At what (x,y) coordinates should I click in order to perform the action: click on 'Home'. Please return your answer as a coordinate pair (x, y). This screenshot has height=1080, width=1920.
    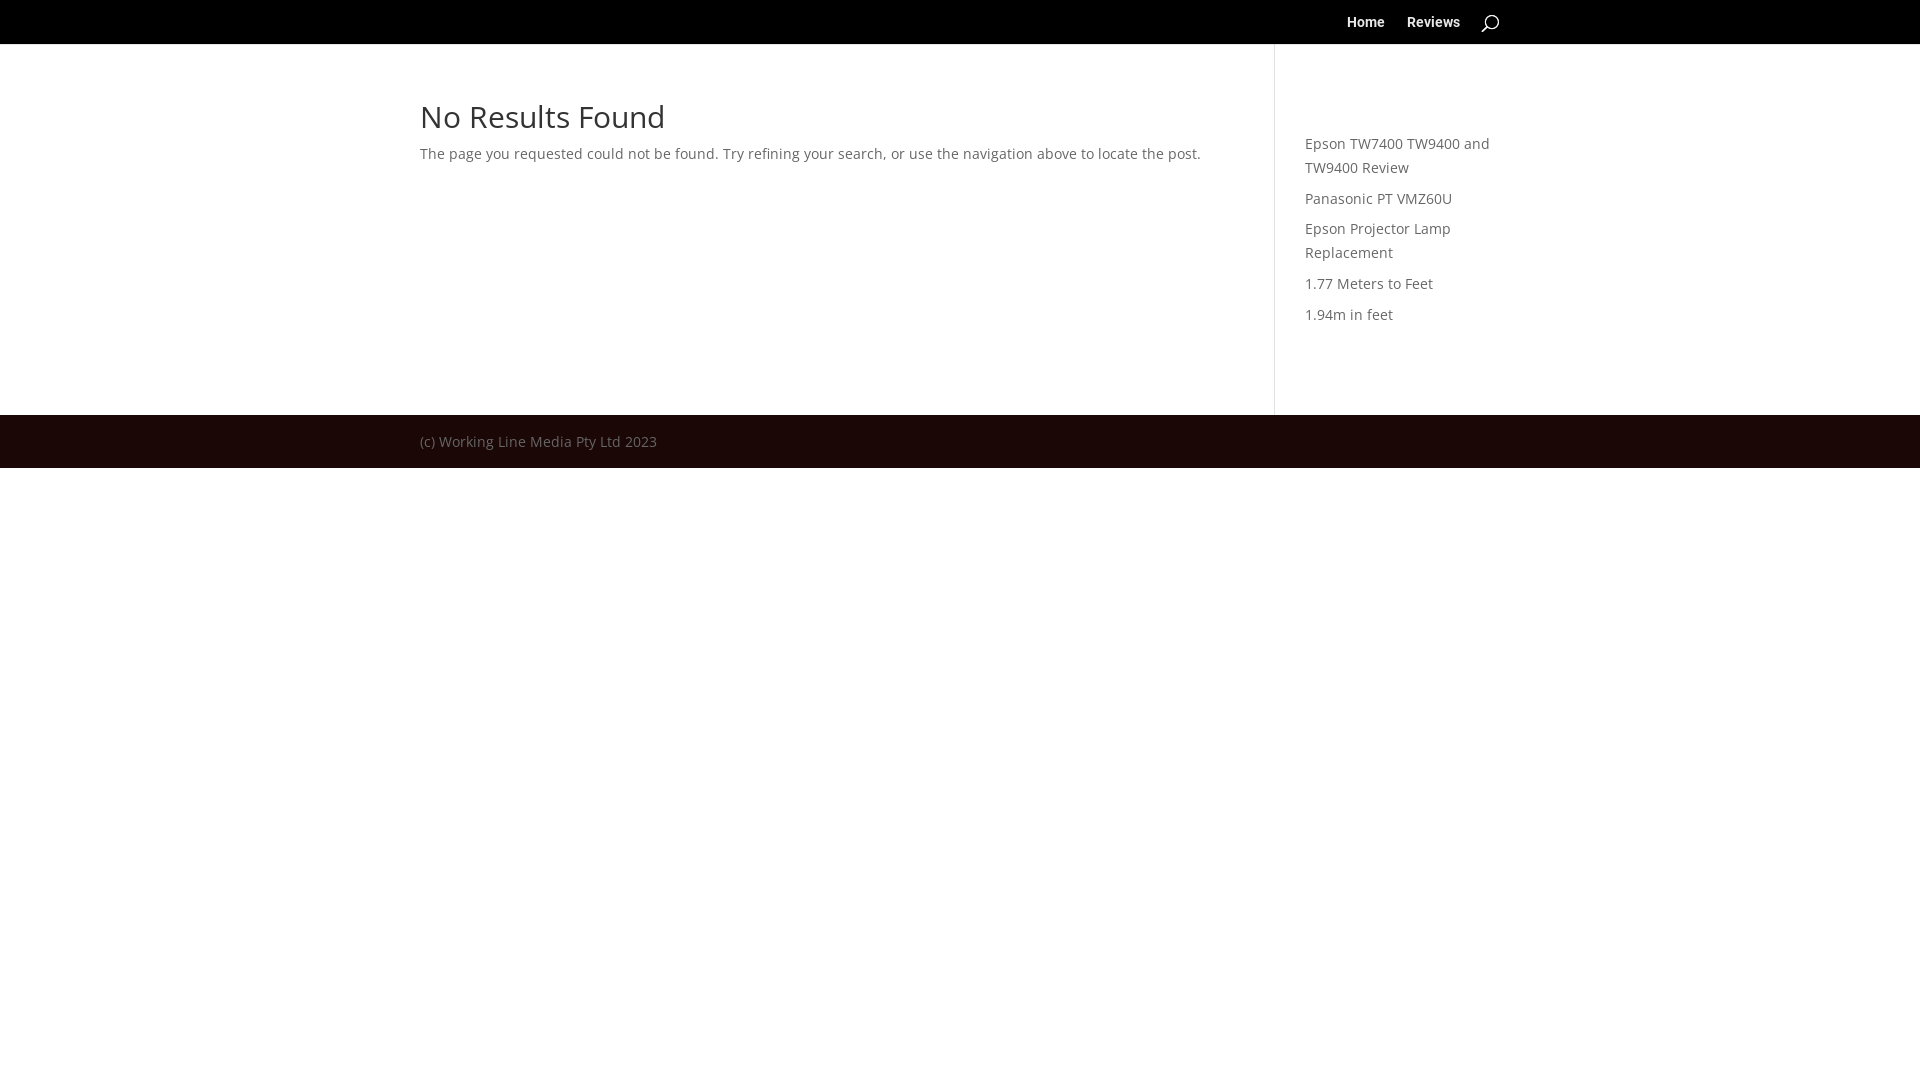
    Looking at the image, I should click on (1347, 29).